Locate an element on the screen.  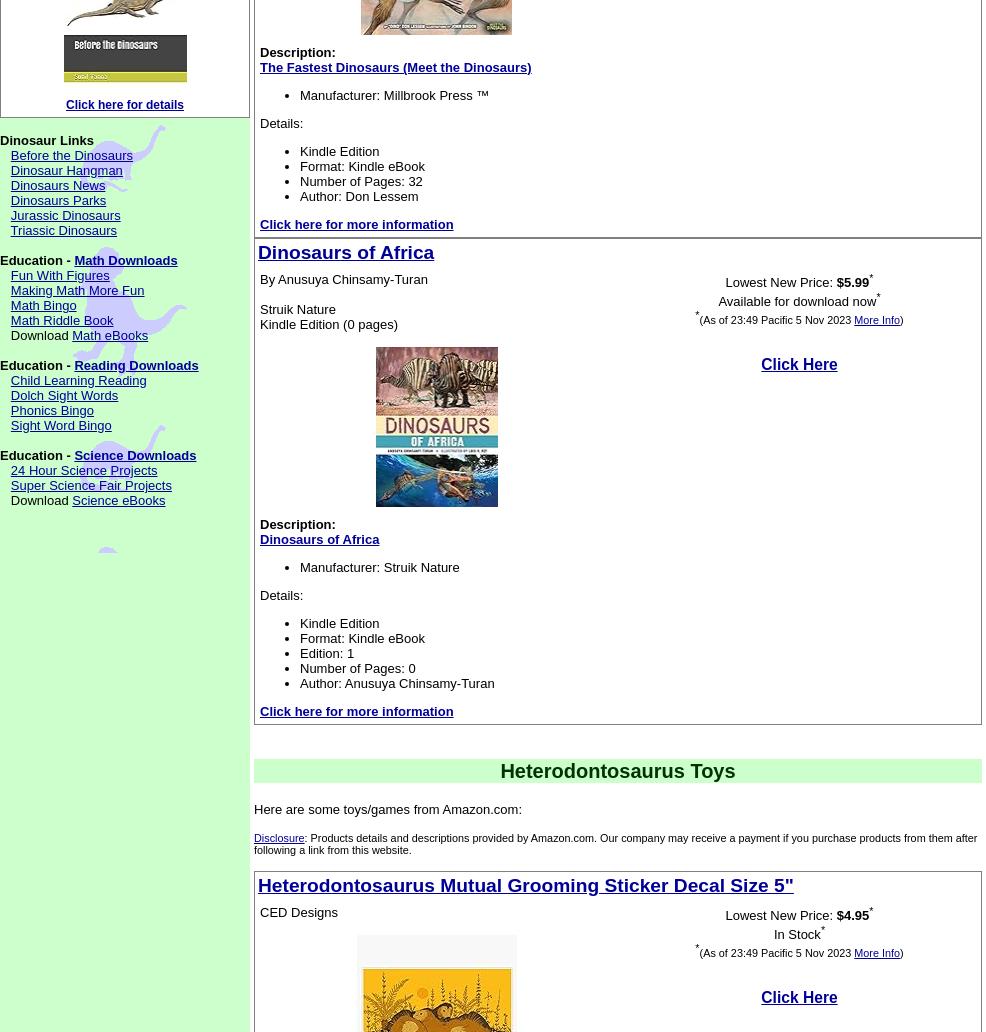
'Math Riddle Book' is located at coordinates (60, 320).